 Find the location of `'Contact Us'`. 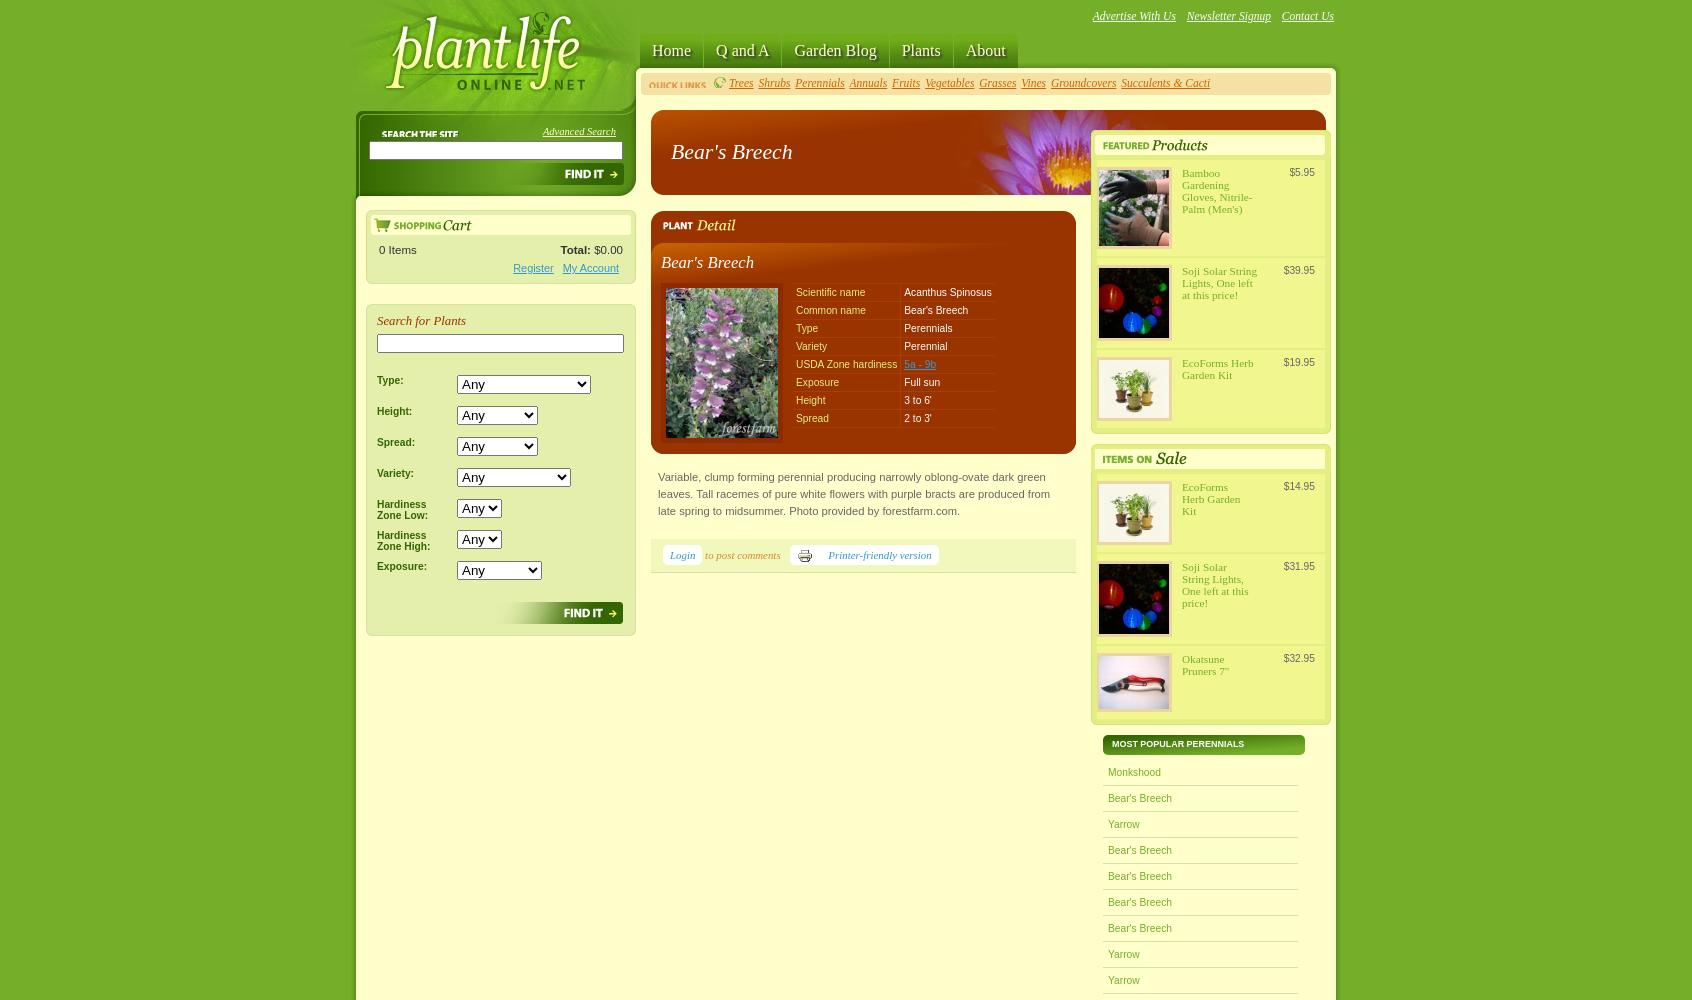

'Contact Us' is located at coordinates (1306, 16).